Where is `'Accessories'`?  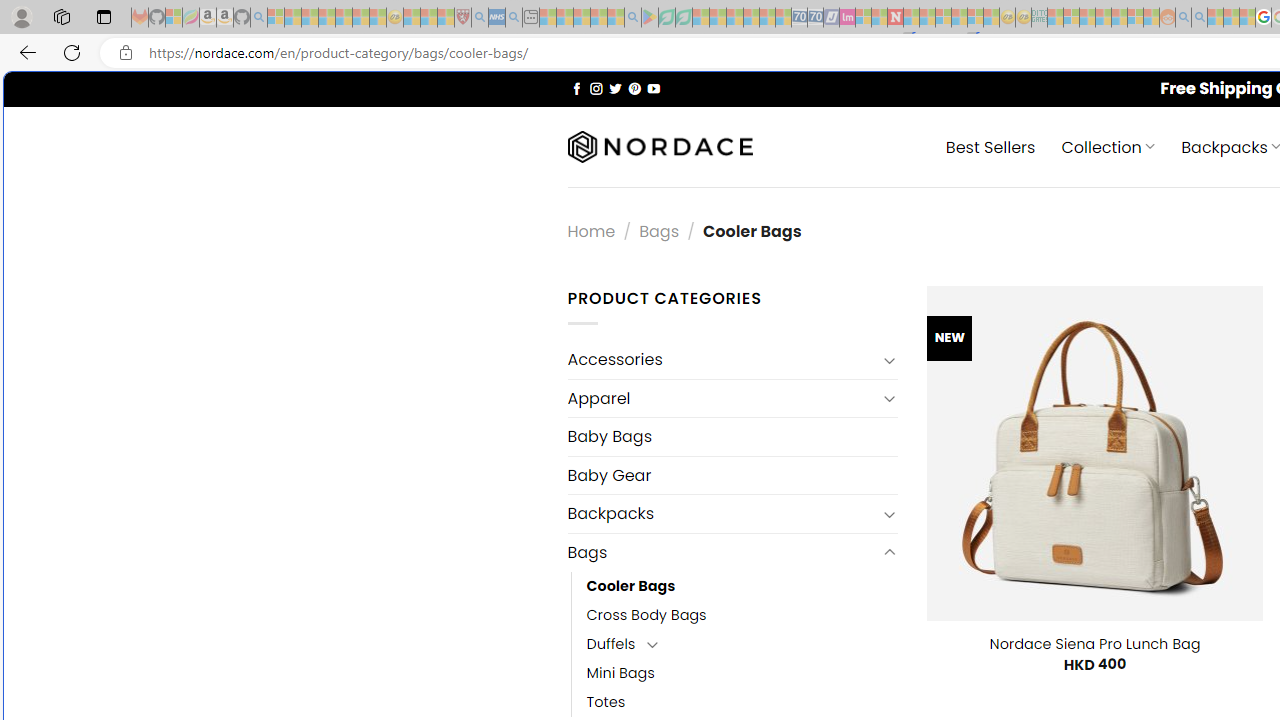
'Accessories' is located at coordinates (720, 360).